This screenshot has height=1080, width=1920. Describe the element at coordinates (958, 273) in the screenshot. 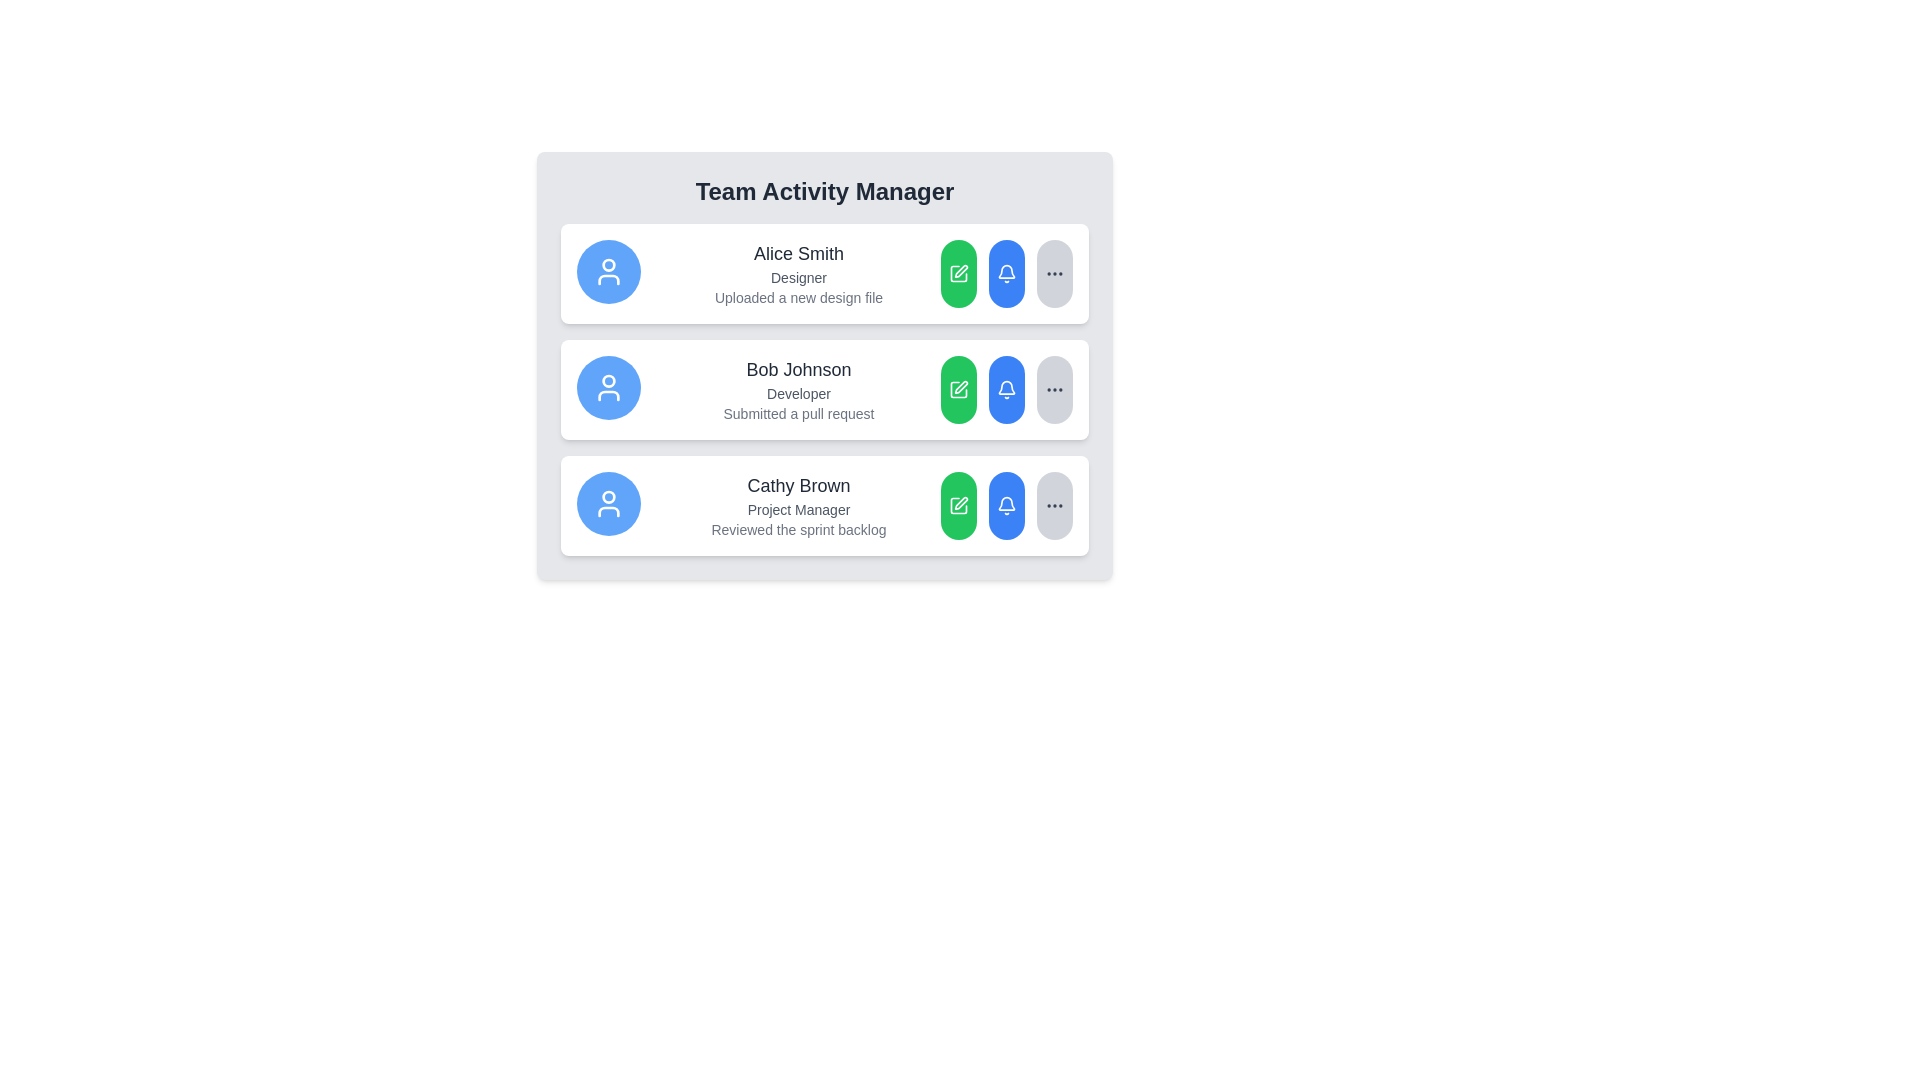

I see `the small green circular button with a pen icon that is located to the left of the bell icon and aligned with the row containing user information for 'Alice Smith'` at that location.